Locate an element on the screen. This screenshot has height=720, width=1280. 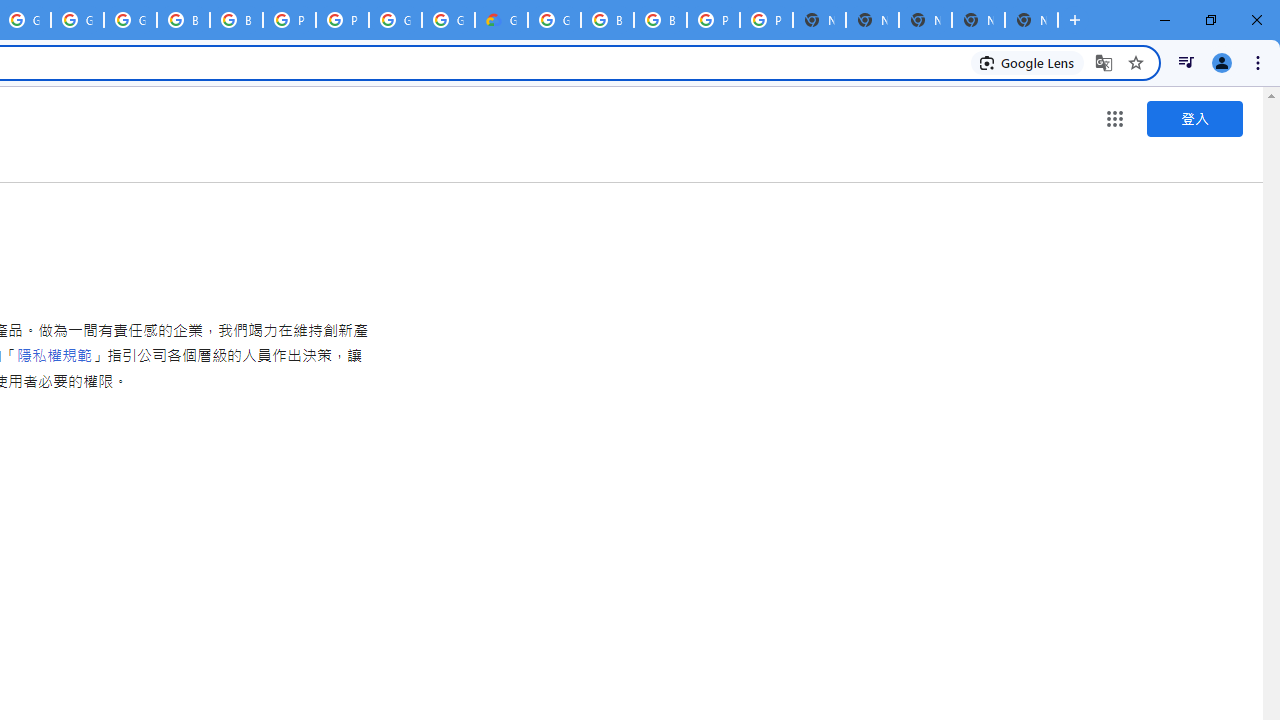
'New Tab' is located at coordinates (1031, 20).